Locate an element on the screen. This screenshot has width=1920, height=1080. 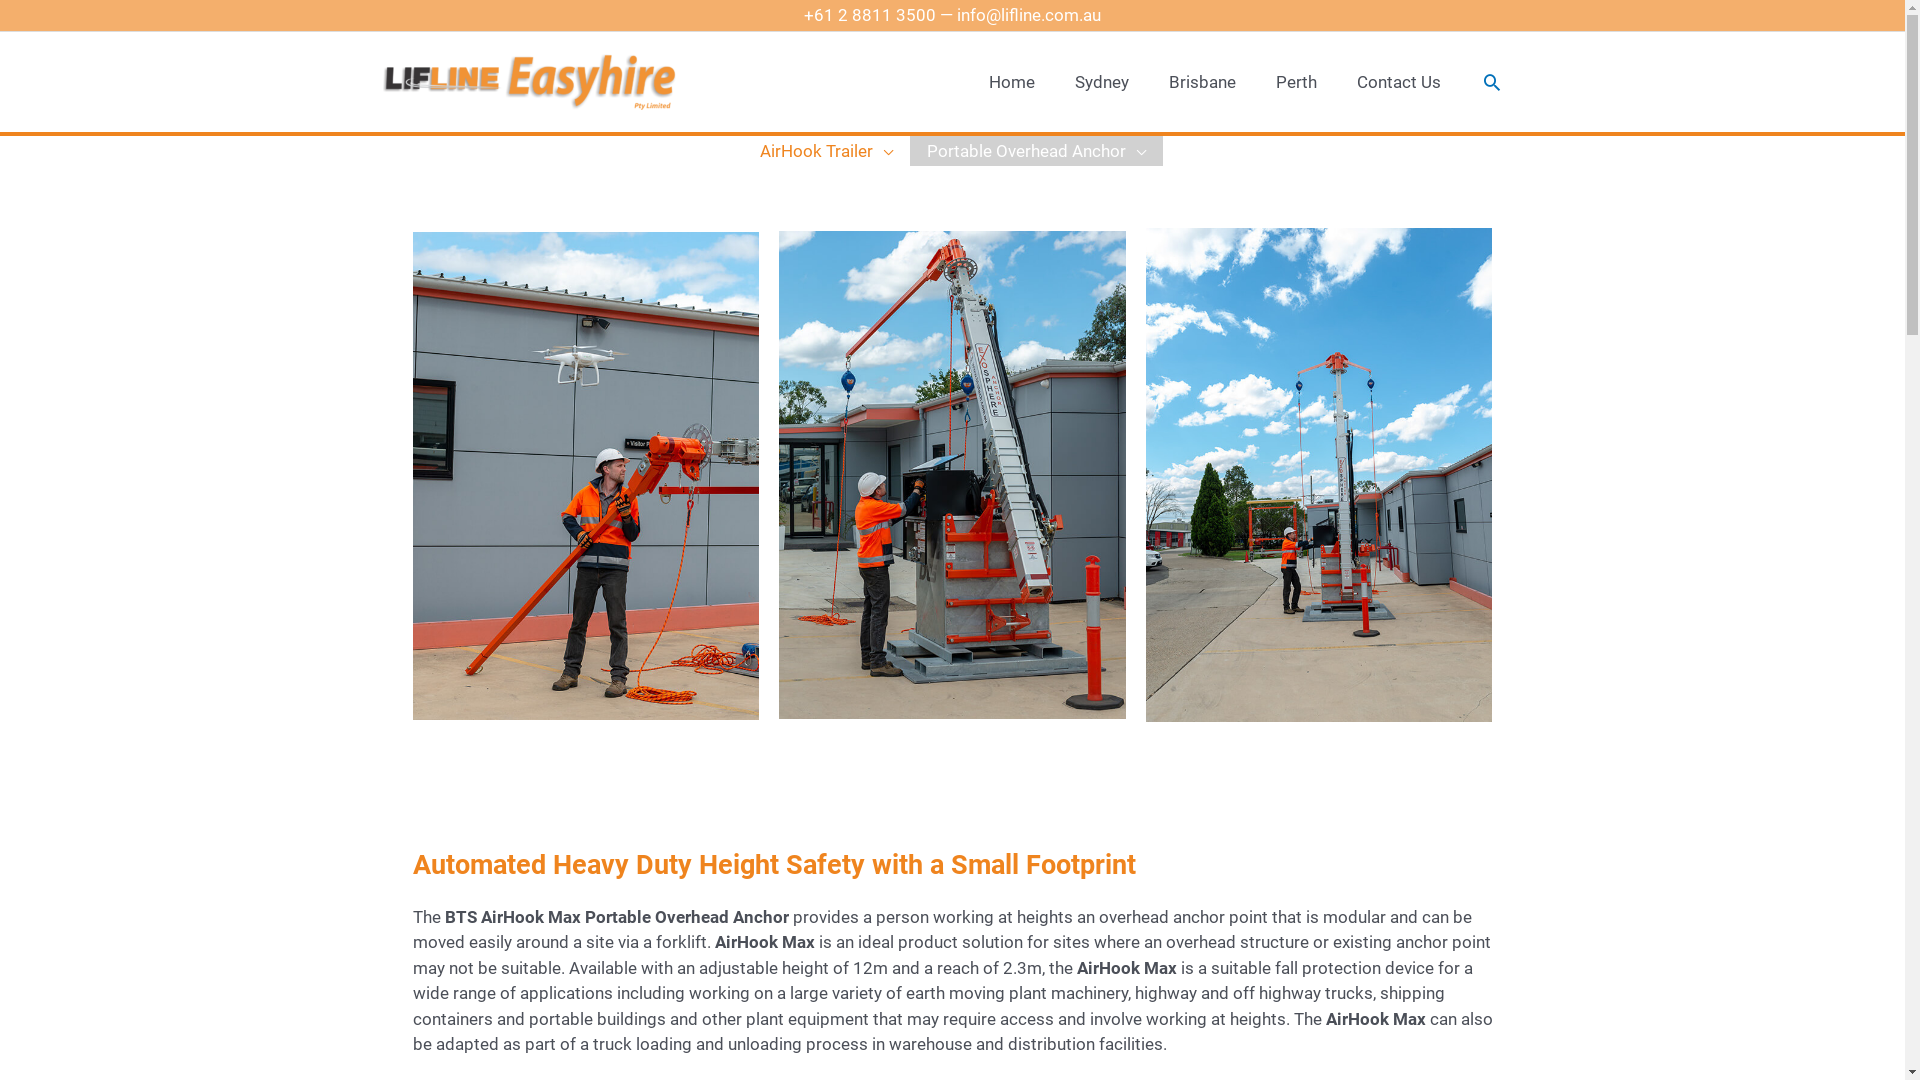
'Perth' is located at coordinates (1255, 80).